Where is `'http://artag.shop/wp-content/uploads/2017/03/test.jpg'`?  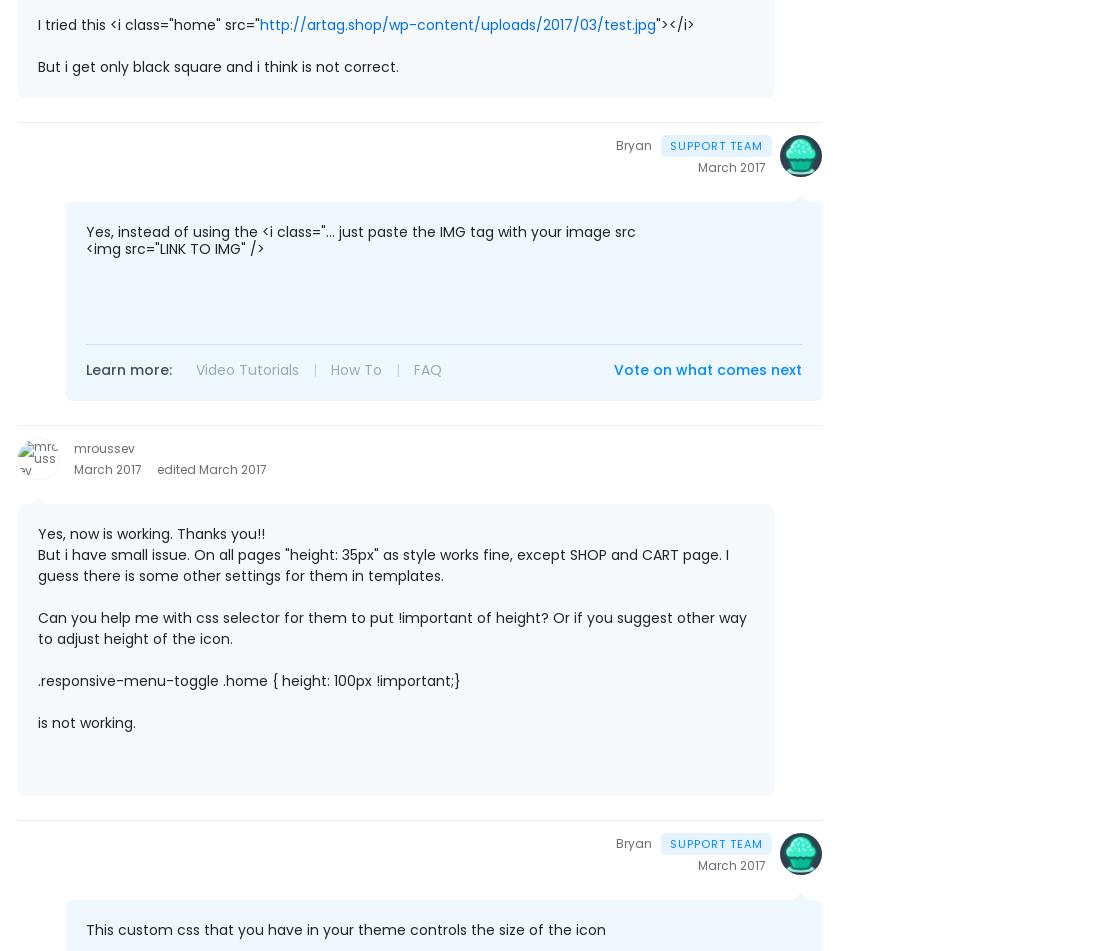
'http://artag.shop/wp-content/uploads/2017/03/test.jpg' is located at coordinates (457, 23).